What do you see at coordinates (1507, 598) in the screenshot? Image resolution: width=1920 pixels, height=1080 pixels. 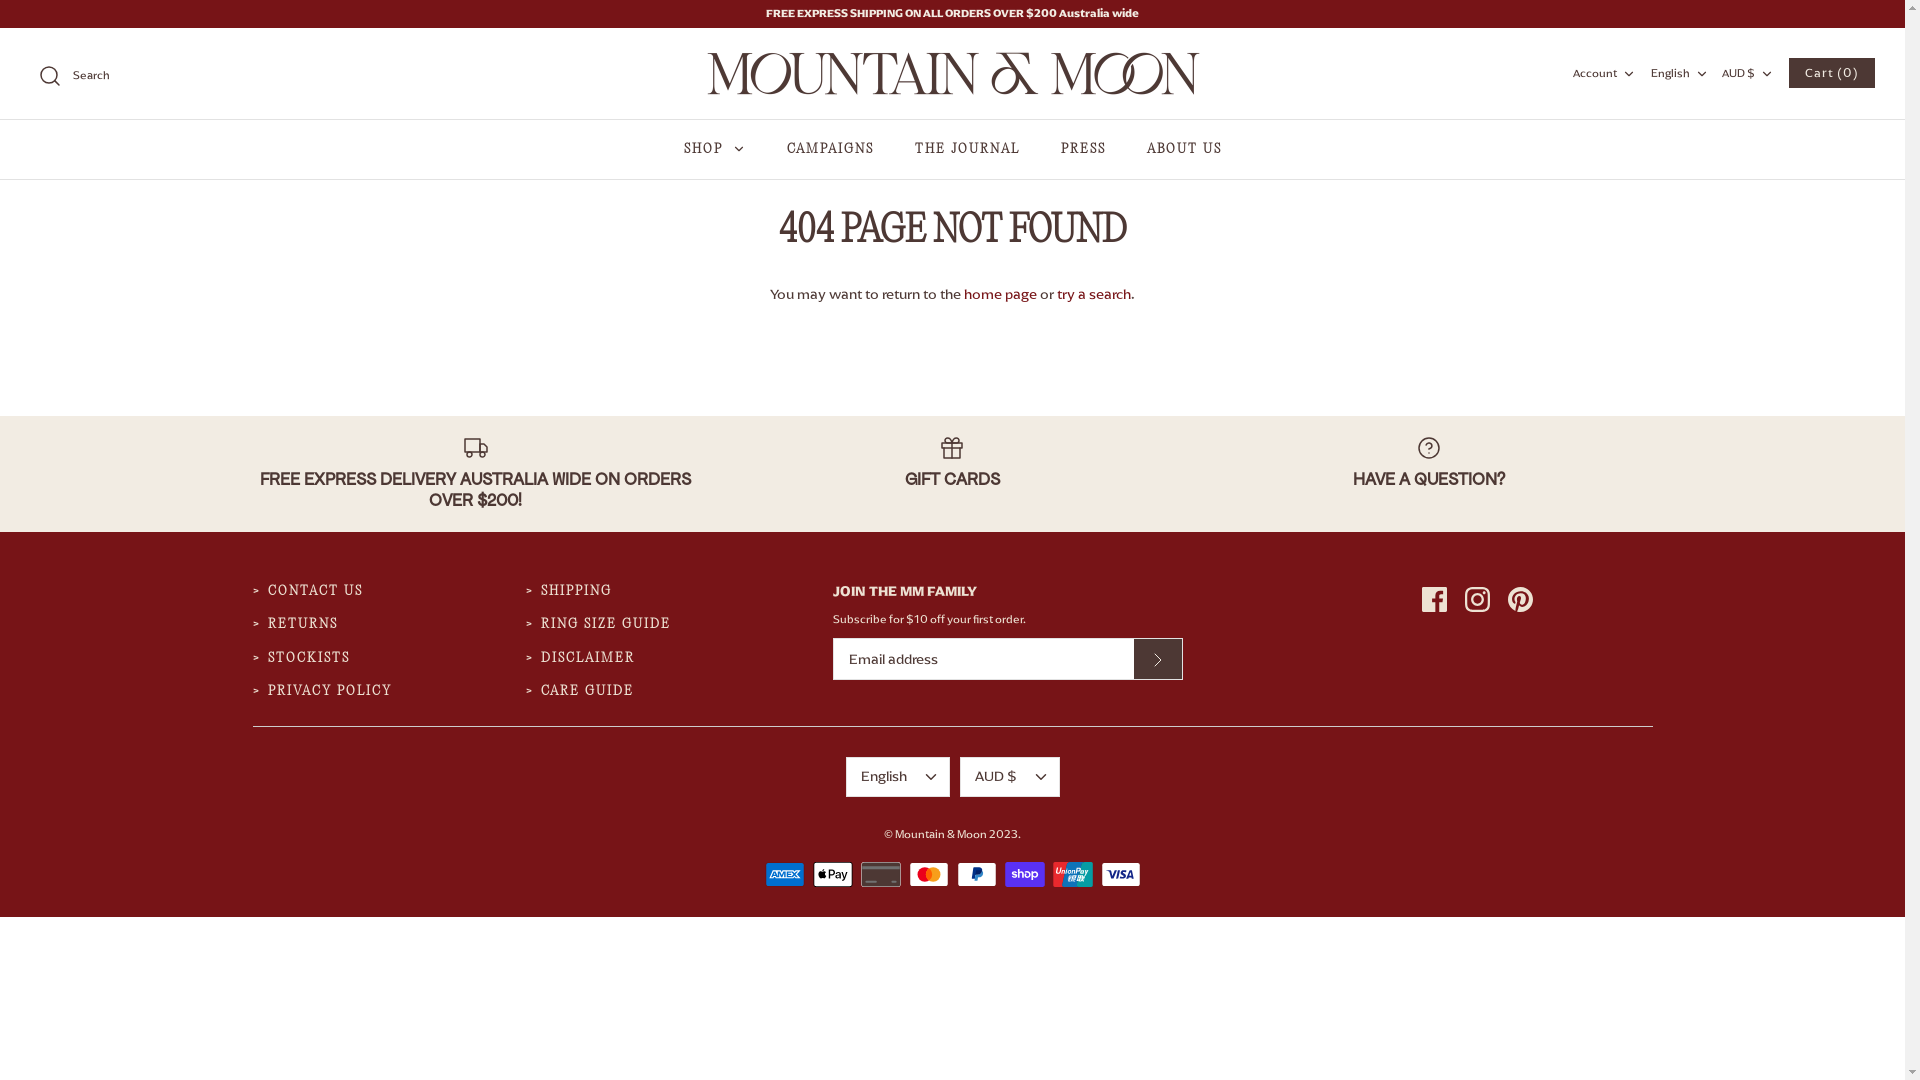 I see `'Pinterest'` at bounding box center [1507, 598].